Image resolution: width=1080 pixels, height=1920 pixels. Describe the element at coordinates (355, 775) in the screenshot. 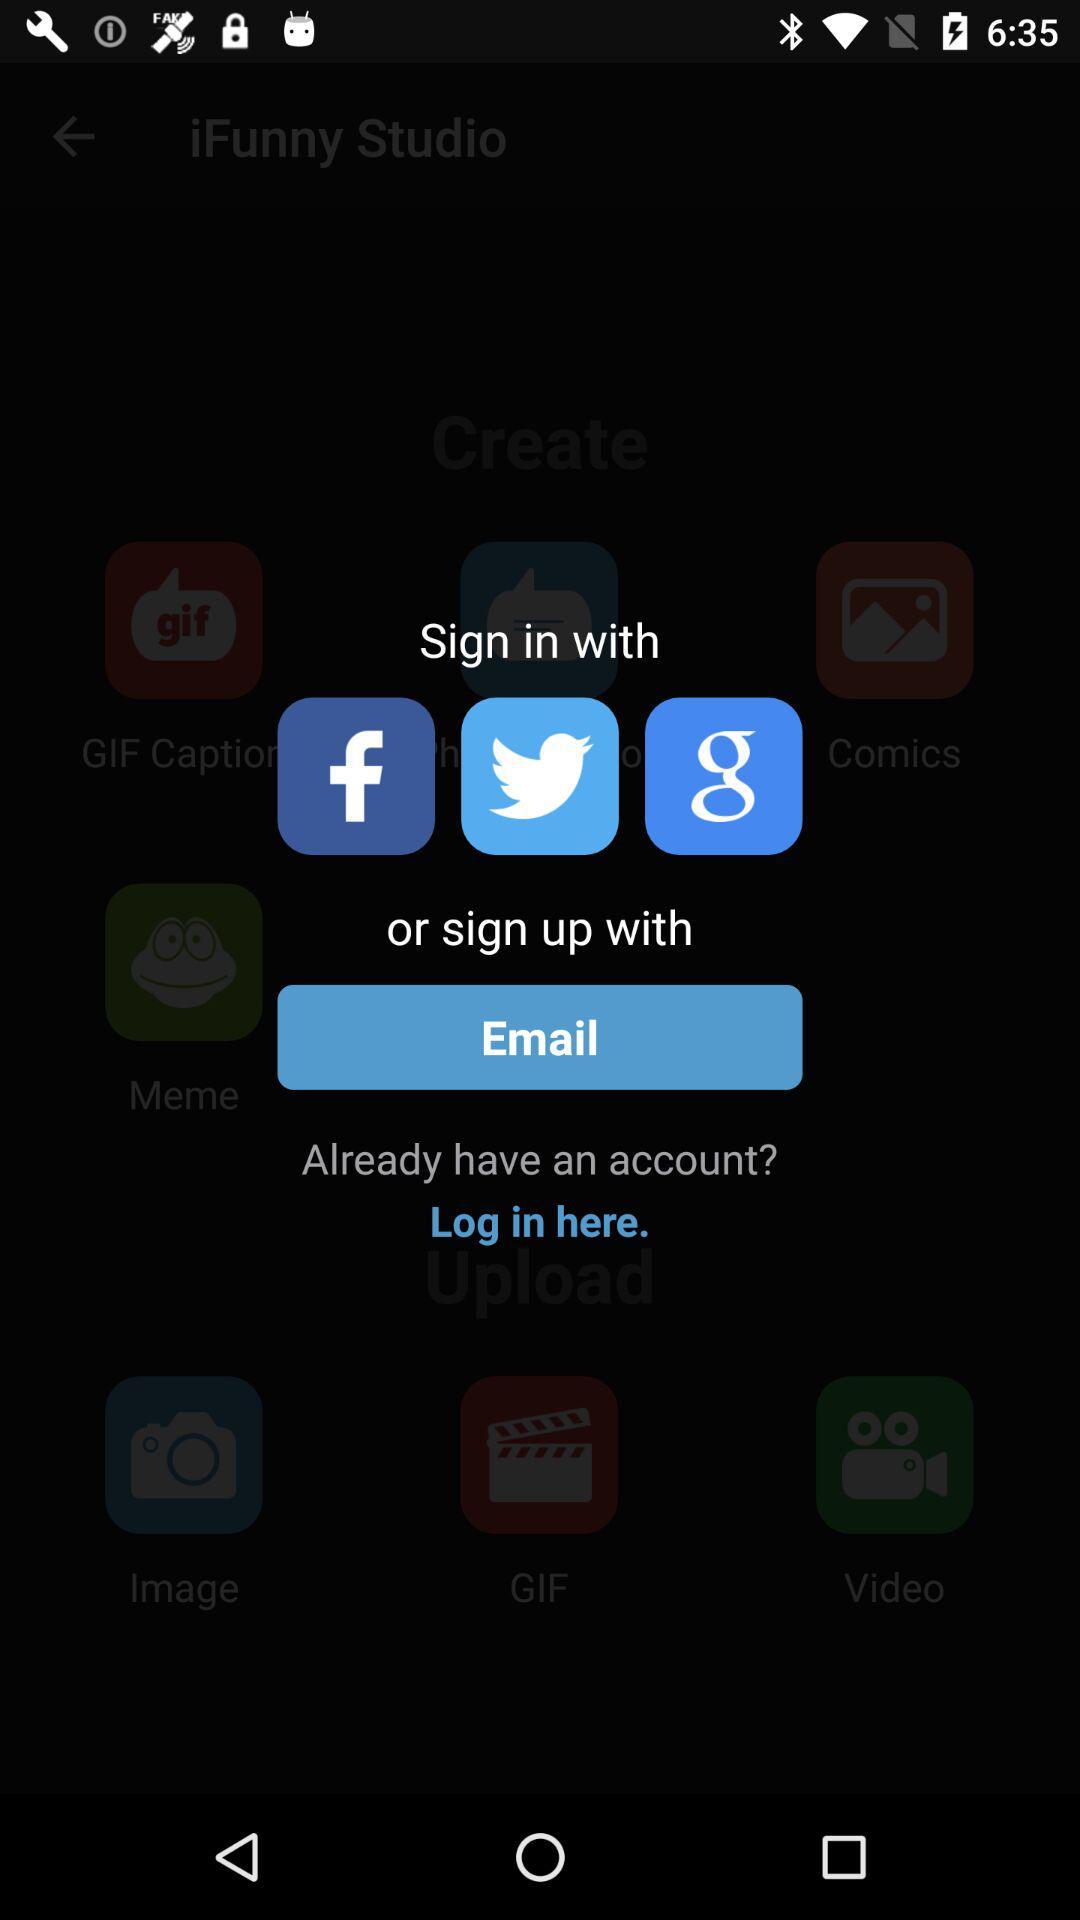

I see `facebook sign-in` at that location.